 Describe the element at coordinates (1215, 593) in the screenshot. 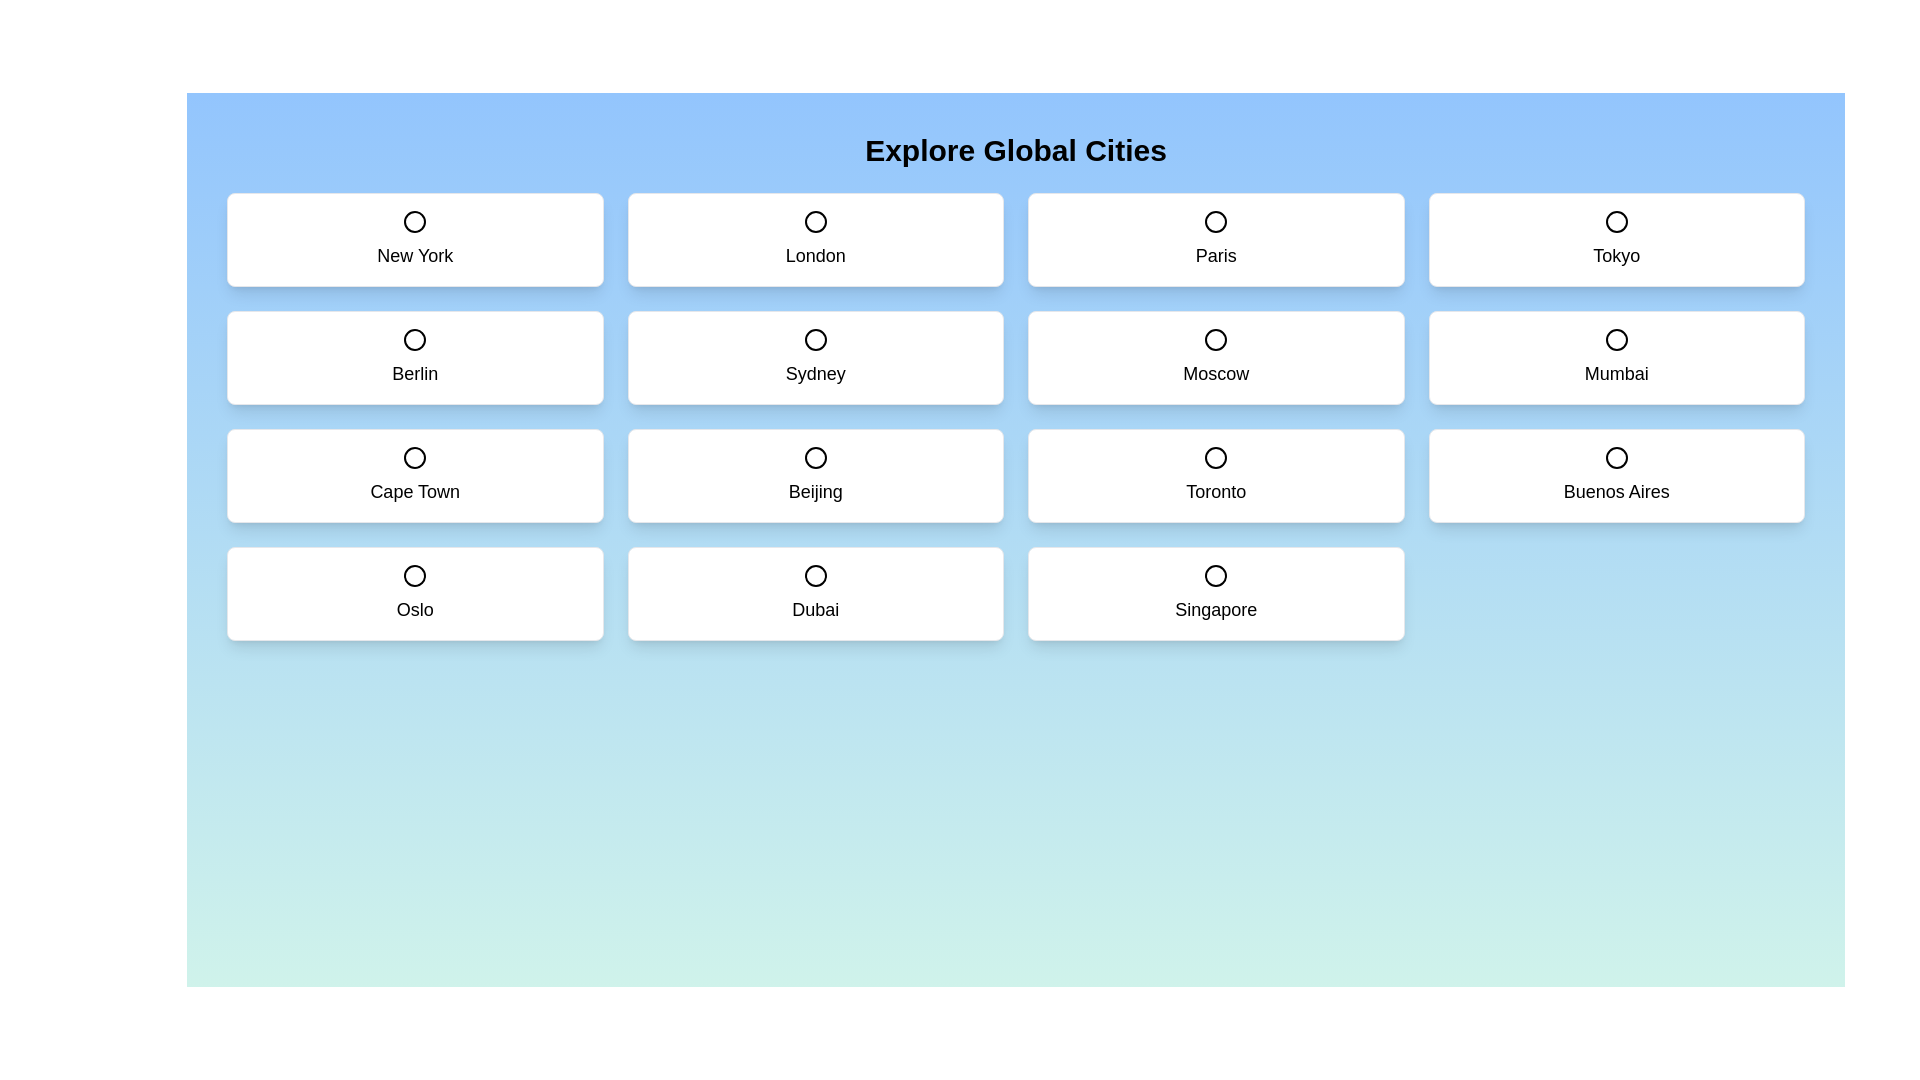

I see `the city card labeled Singapore to toggle its selection state` at that location.